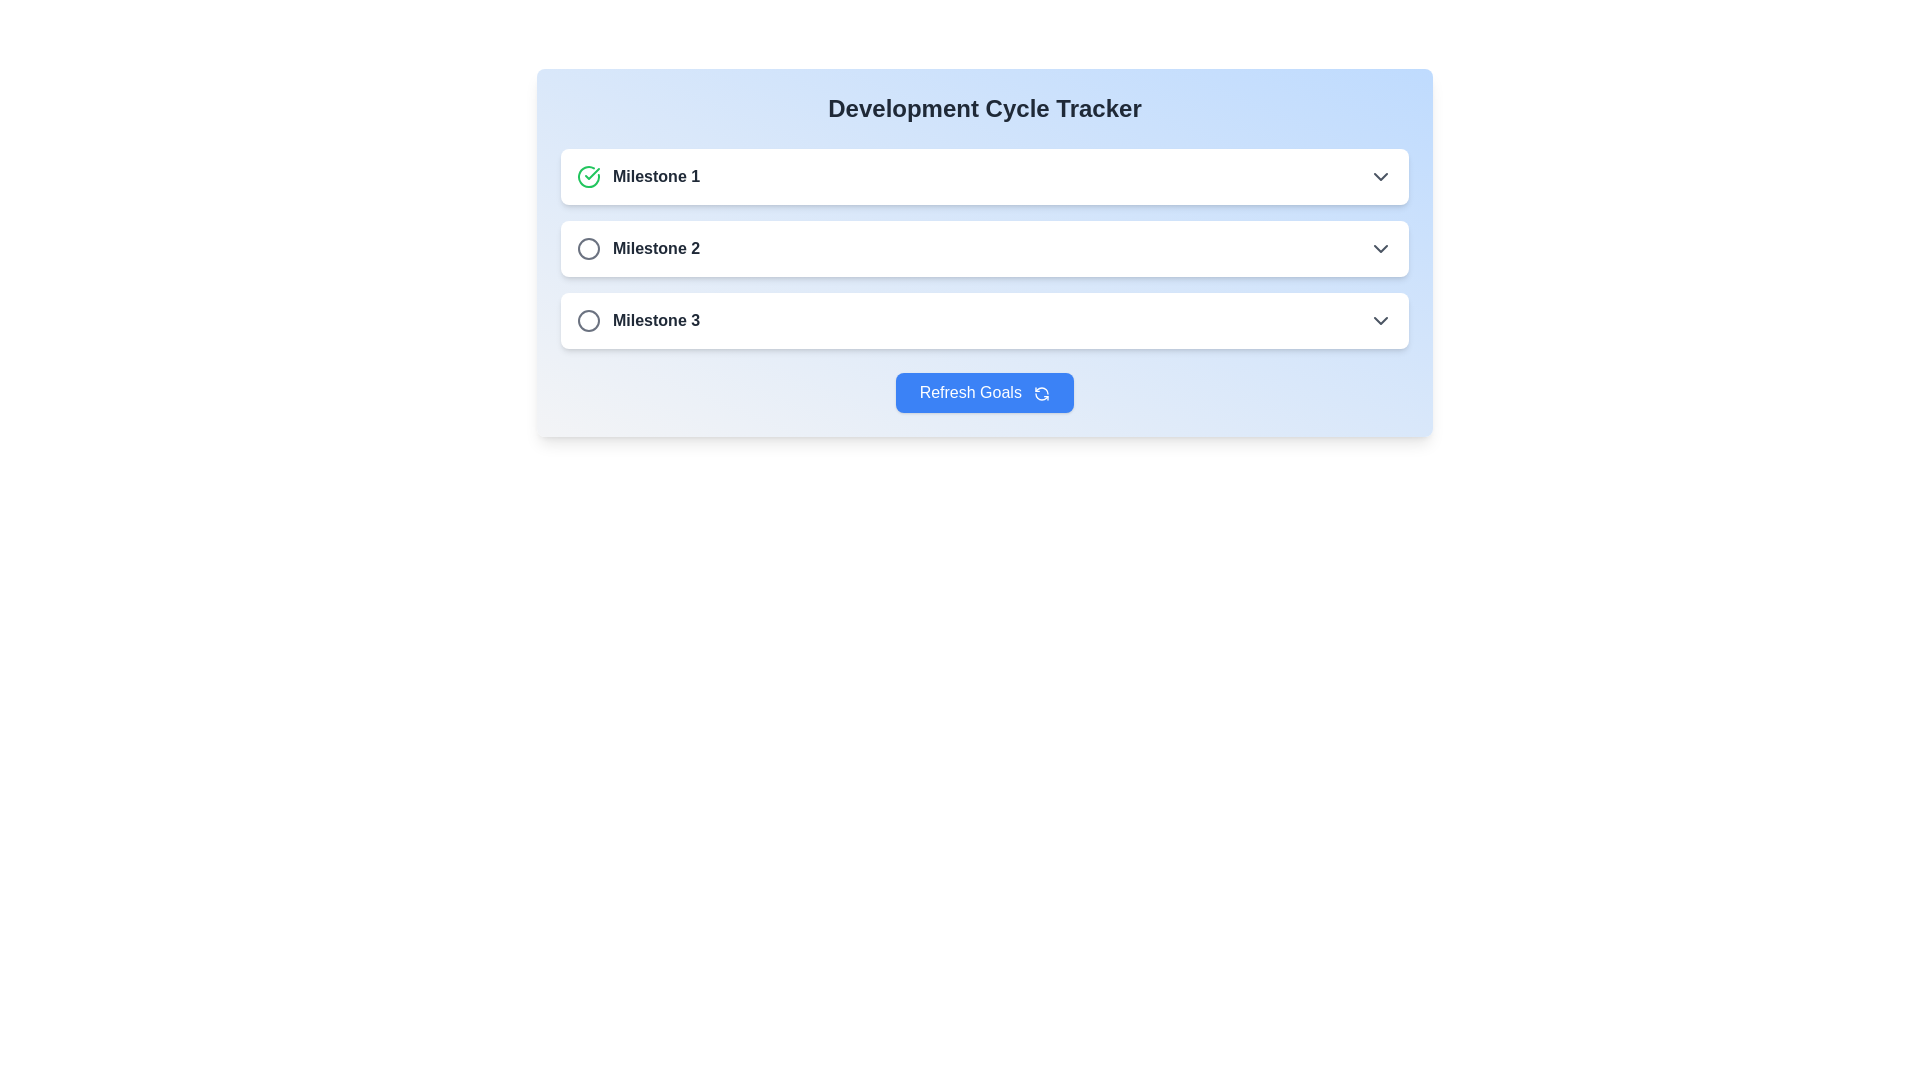 This screenshot has height=1080, width=1920. Describe the element at coordinates (1041, 393) in the screenshot. I see `the circular refresh icon located inside the 'Refresh Goals' button, which is positioned to the right of the text label` at that location.